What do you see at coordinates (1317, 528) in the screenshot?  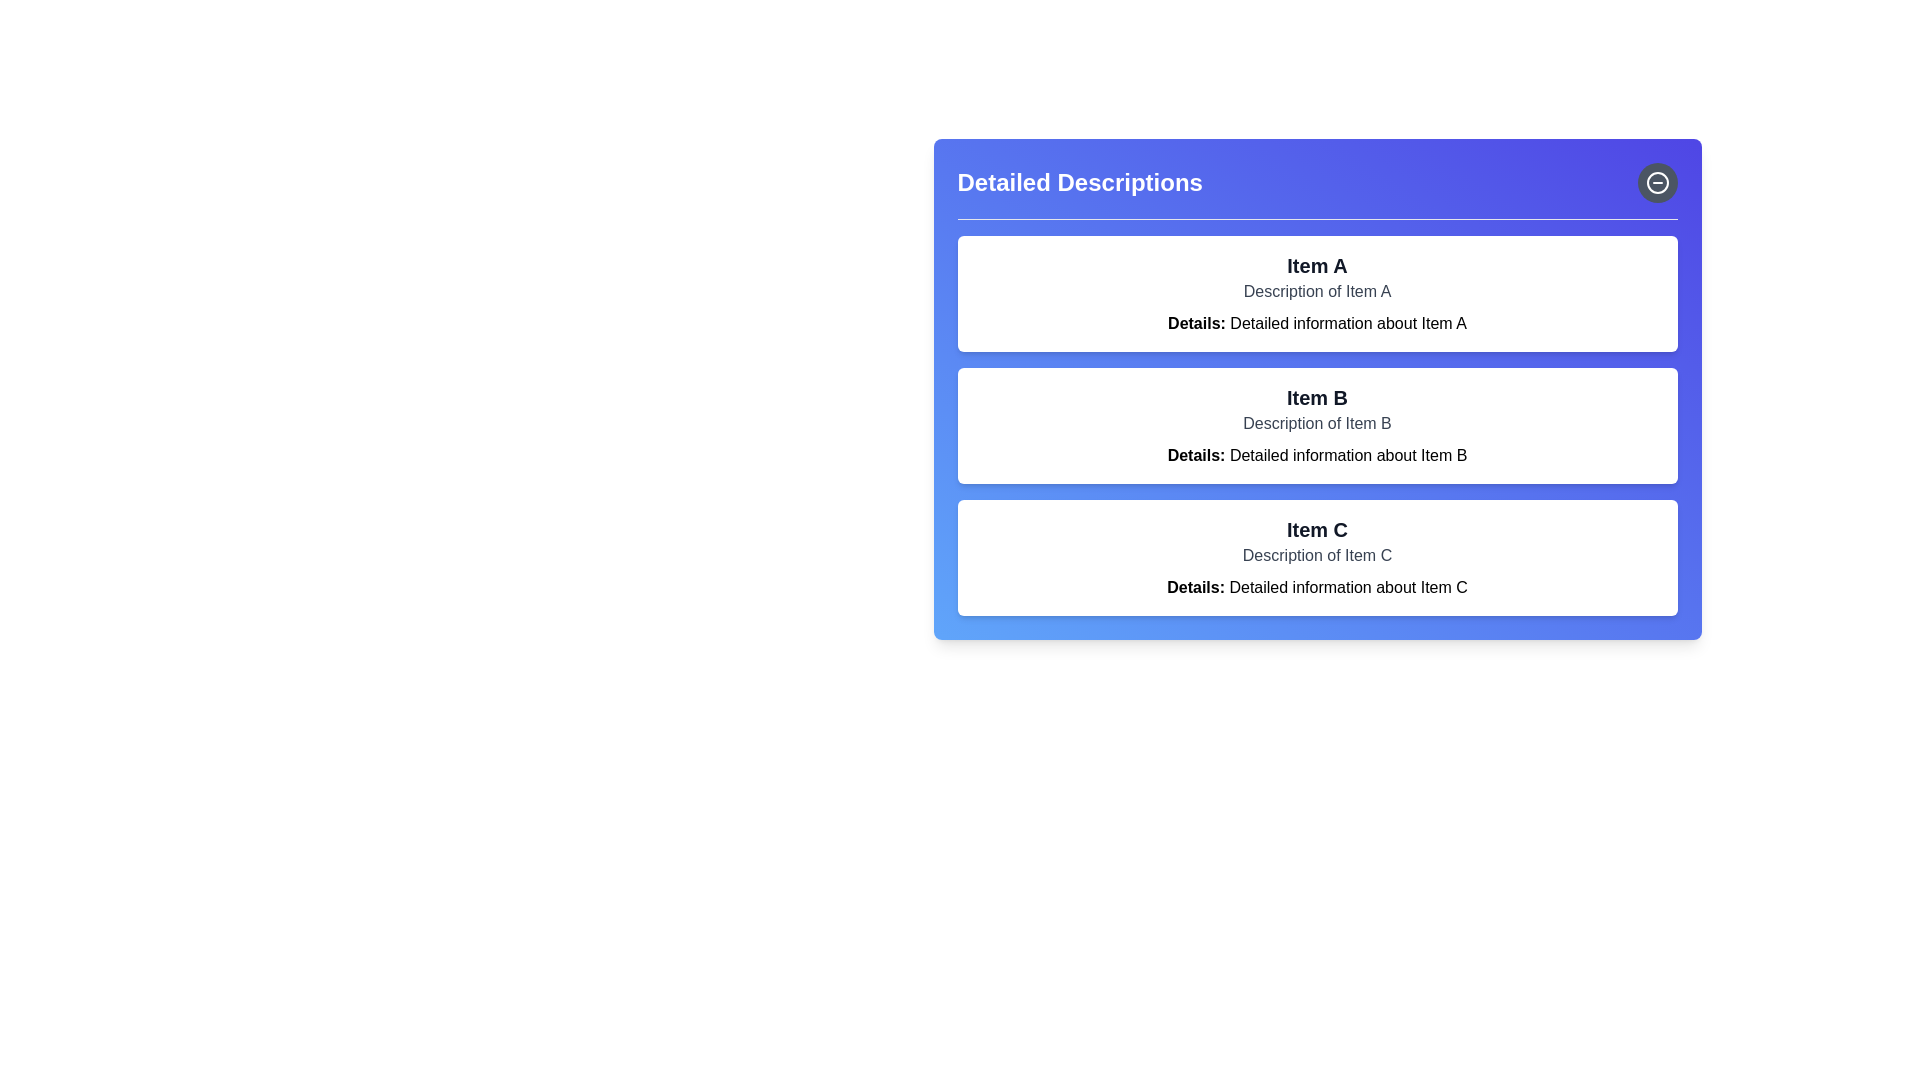 I see `the text label 'Item C', which is styled in bold and dark color, located in the bottom card of a vertically stacked list of cards` at bounding box center [1317, 528].